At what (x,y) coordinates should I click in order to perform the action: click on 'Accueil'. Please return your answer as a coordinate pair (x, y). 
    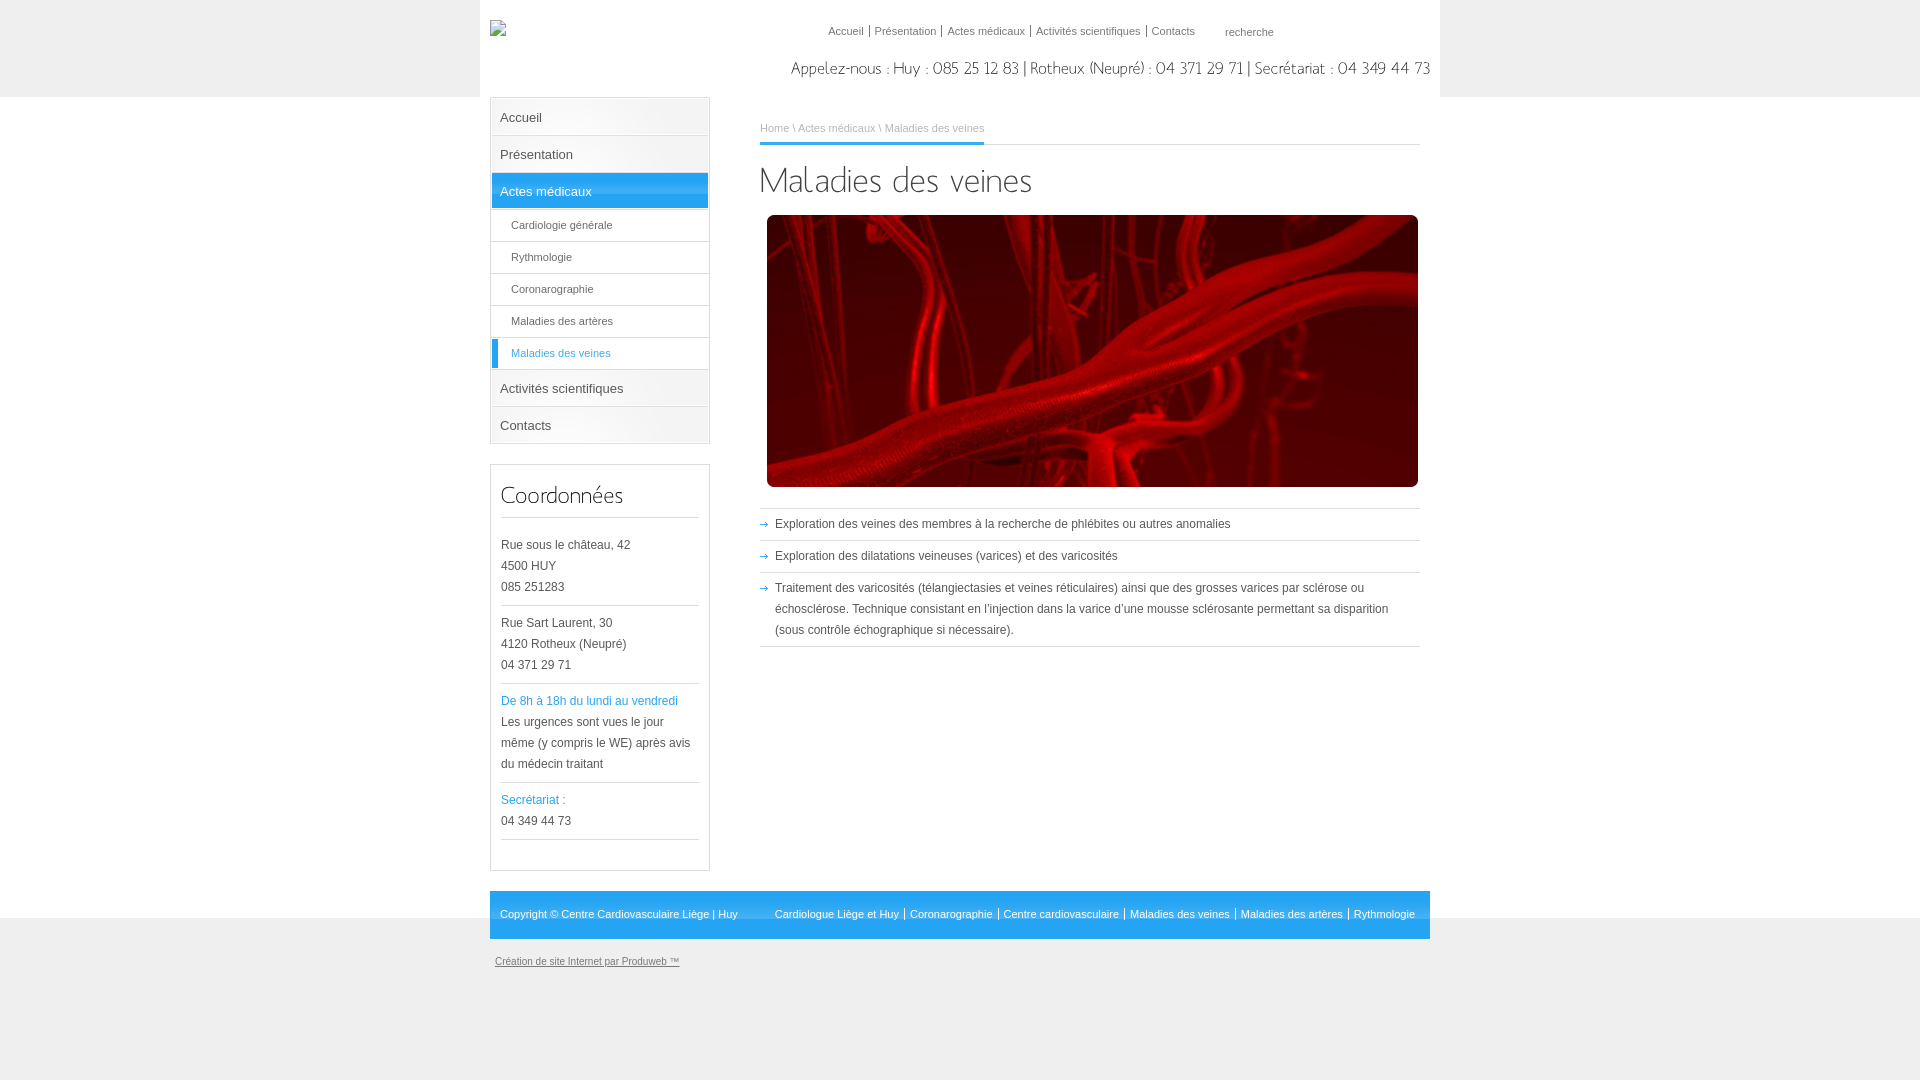
    Looking at the image, I should click on (845, 30).